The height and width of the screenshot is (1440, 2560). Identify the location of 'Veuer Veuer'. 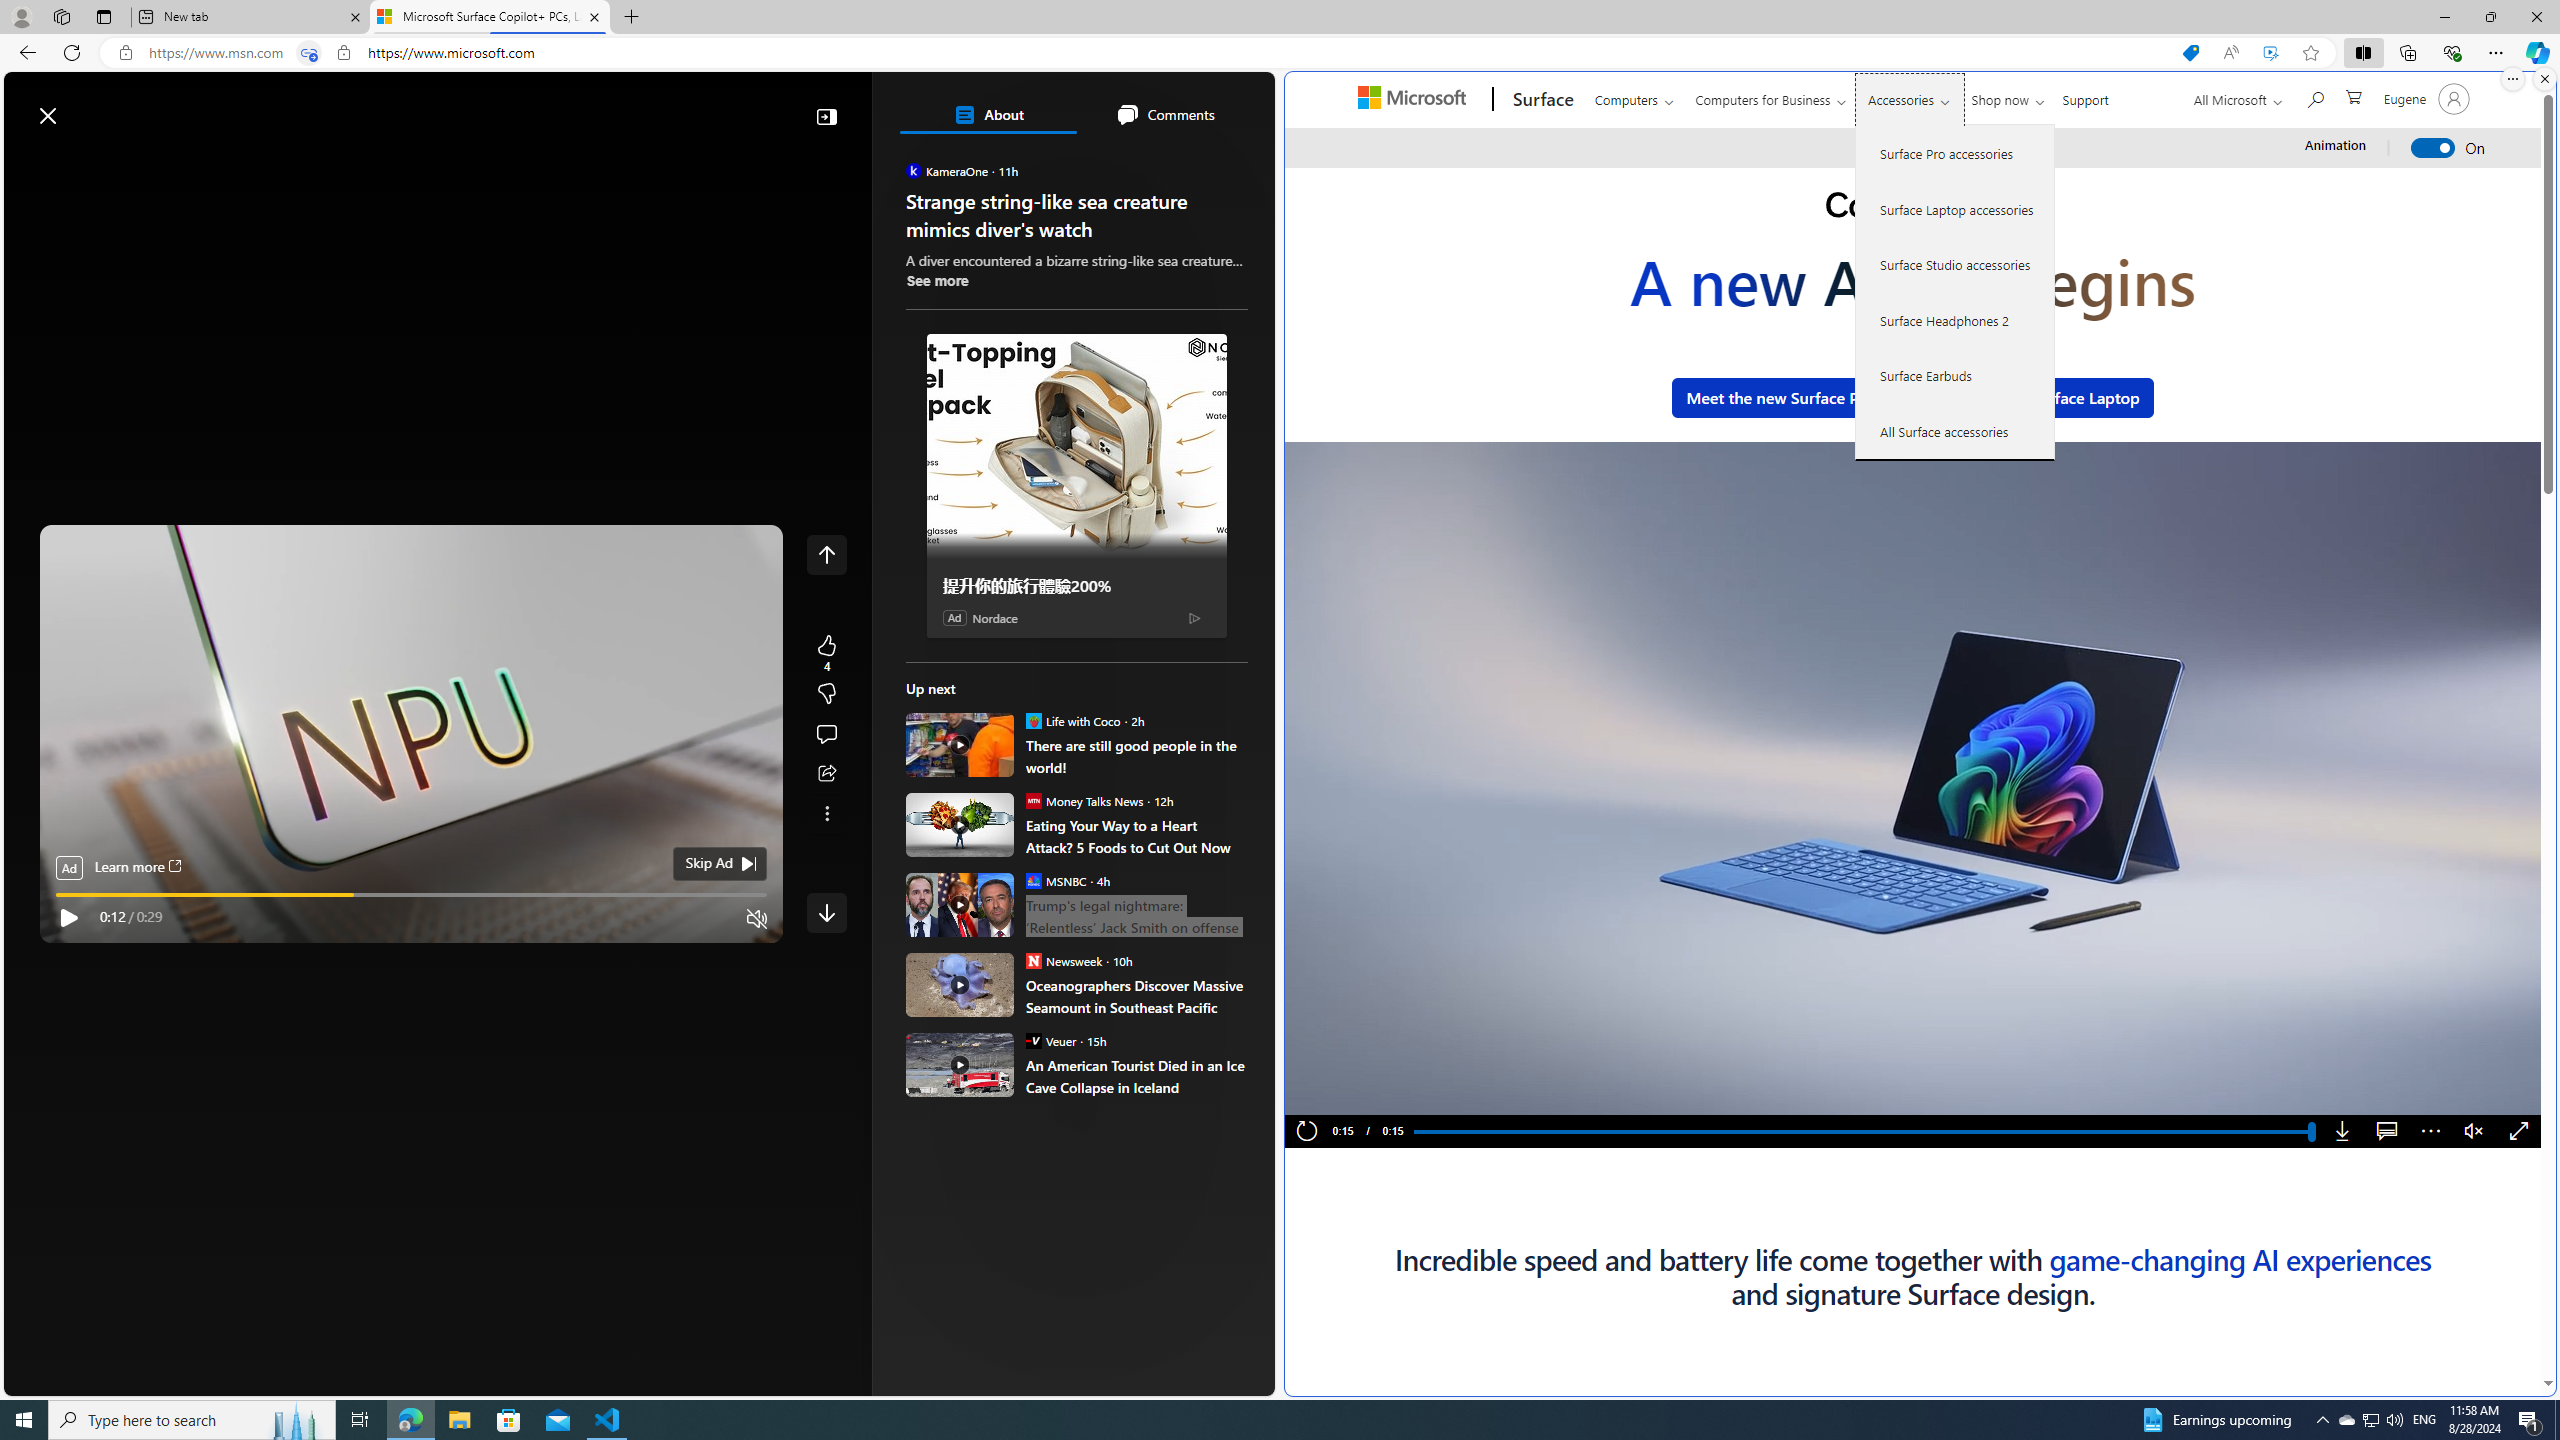
(1049, 1039).